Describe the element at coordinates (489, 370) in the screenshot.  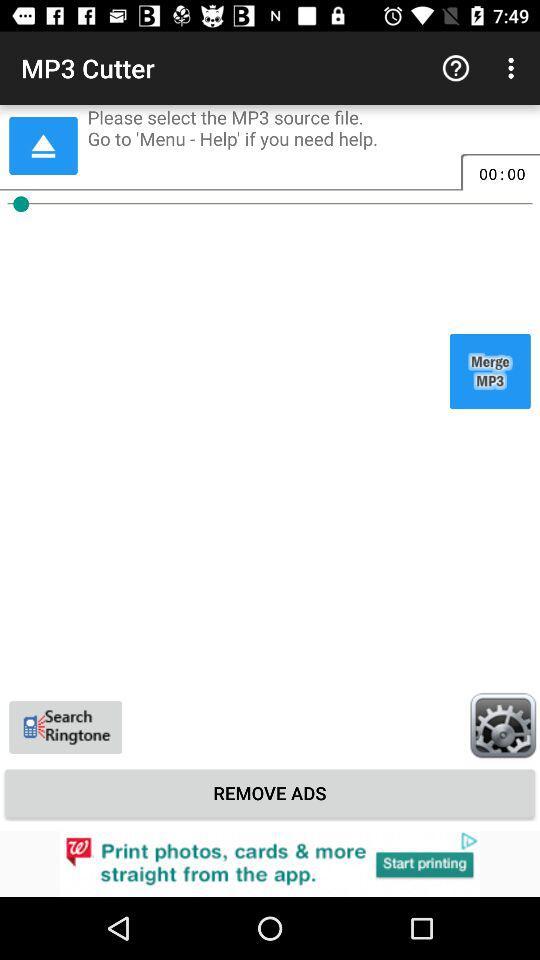
I see `combine mp3 files` at that location.